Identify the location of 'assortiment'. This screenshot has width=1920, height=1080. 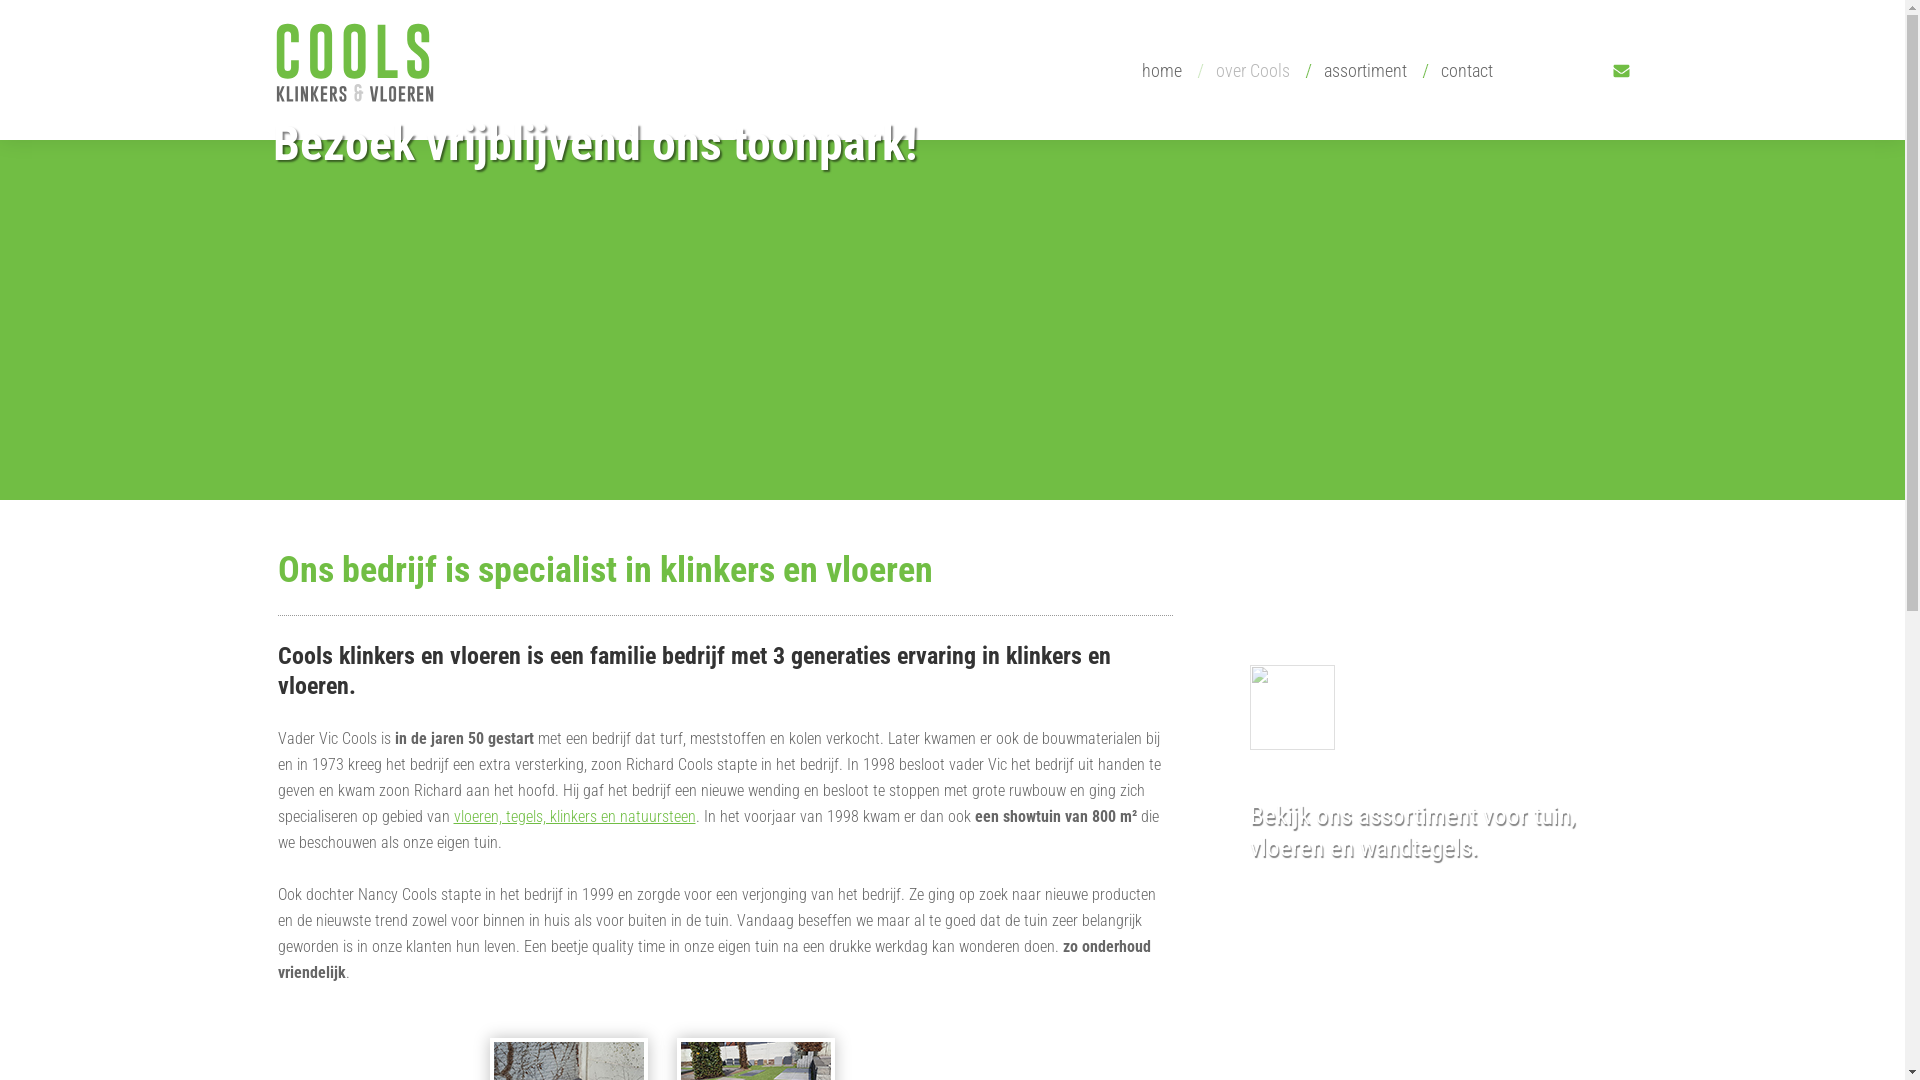
(1360, 69).